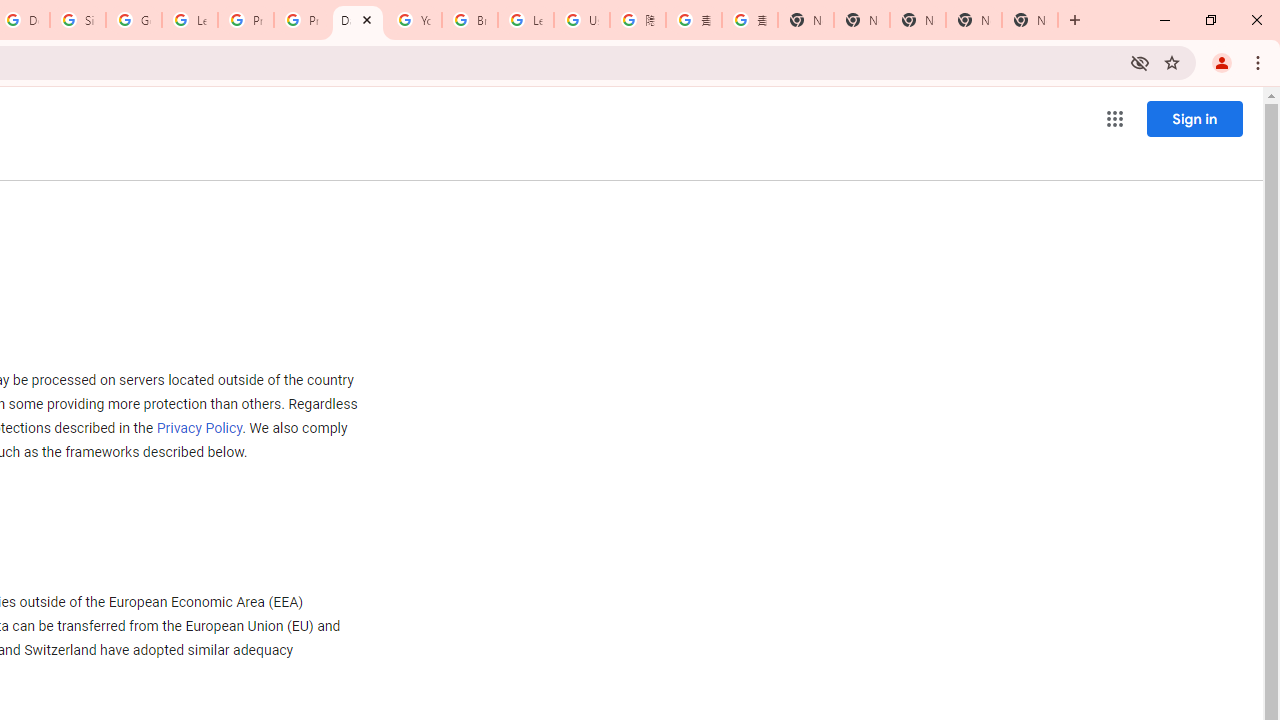 This screenshot has width=1280, height=720. I want to click on 'Privacy Help Center - Policies Help', so click(301, 20).